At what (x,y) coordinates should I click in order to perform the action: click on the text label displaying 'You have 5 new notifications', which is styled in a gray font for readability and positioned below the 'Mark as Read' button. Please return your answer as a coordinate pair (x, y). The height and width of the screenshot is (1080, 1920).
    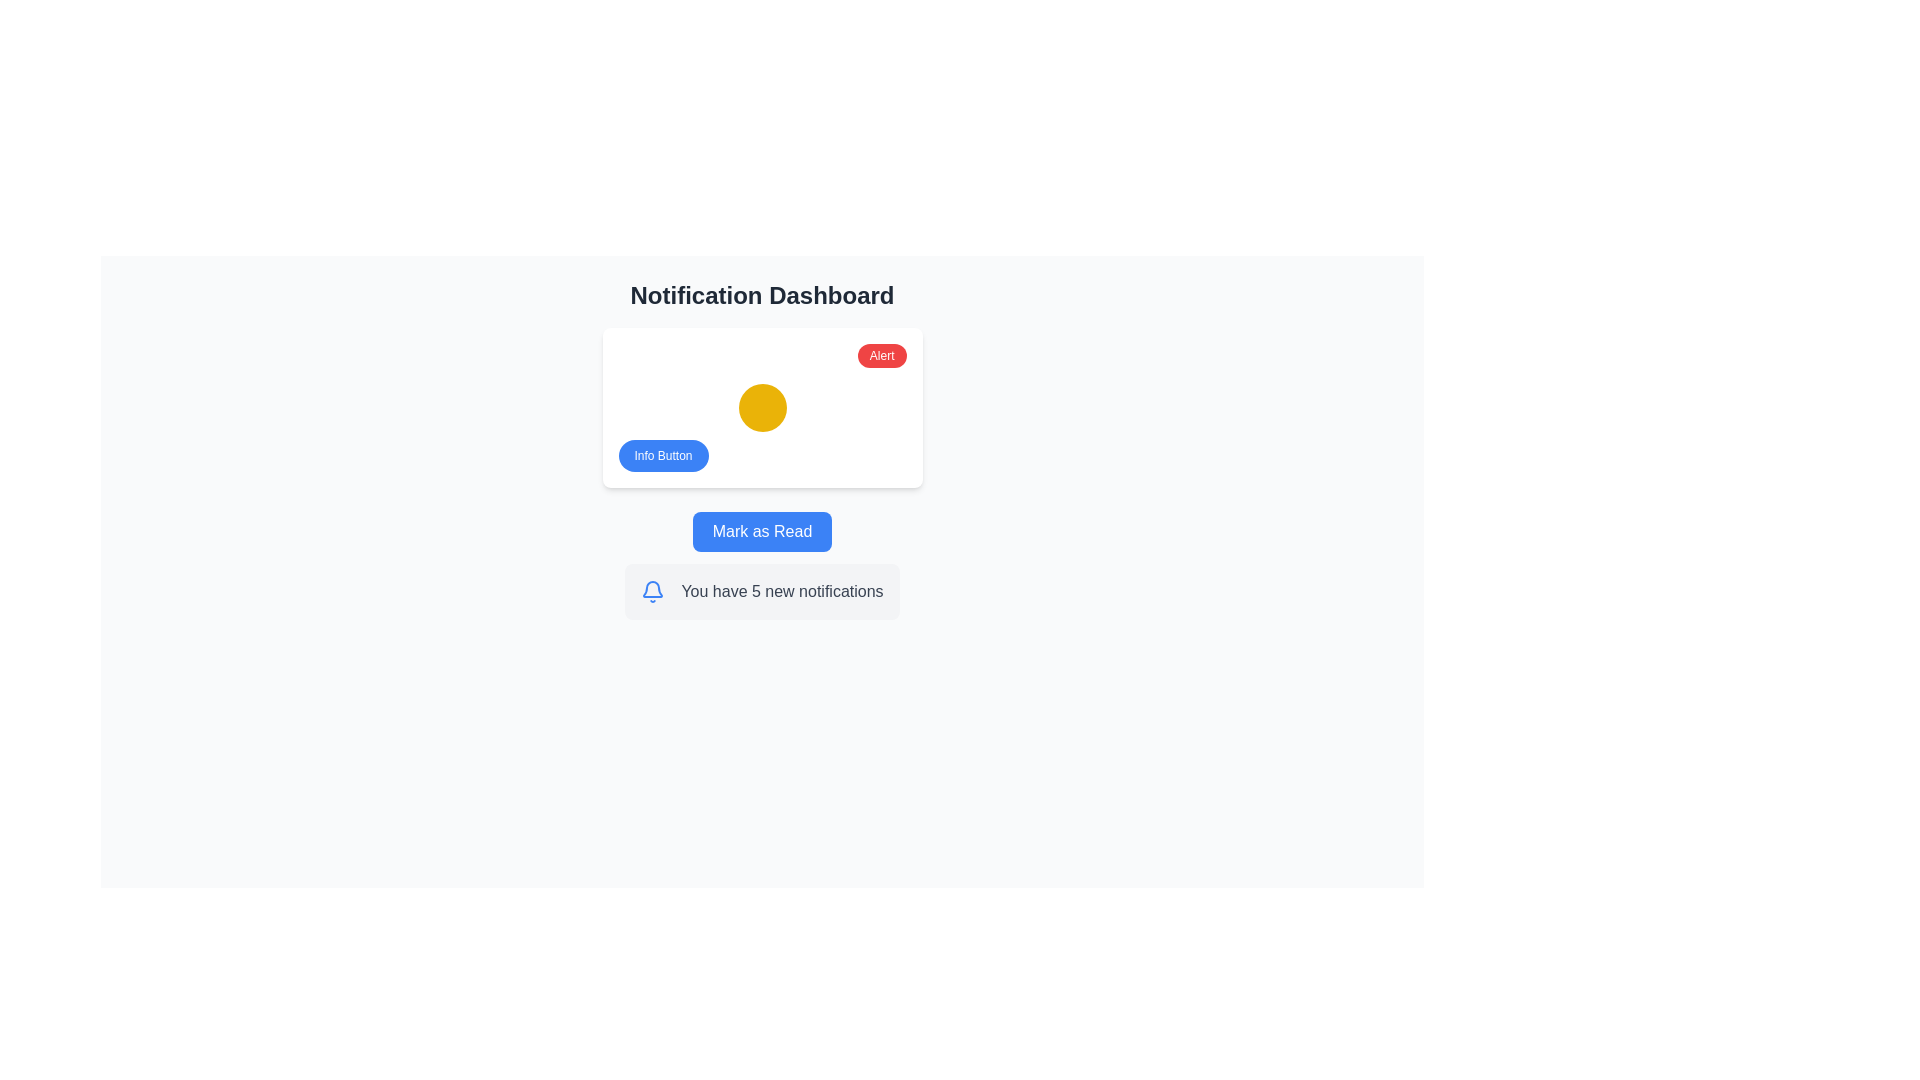
    Looking at the image, I should click on (781, 590).